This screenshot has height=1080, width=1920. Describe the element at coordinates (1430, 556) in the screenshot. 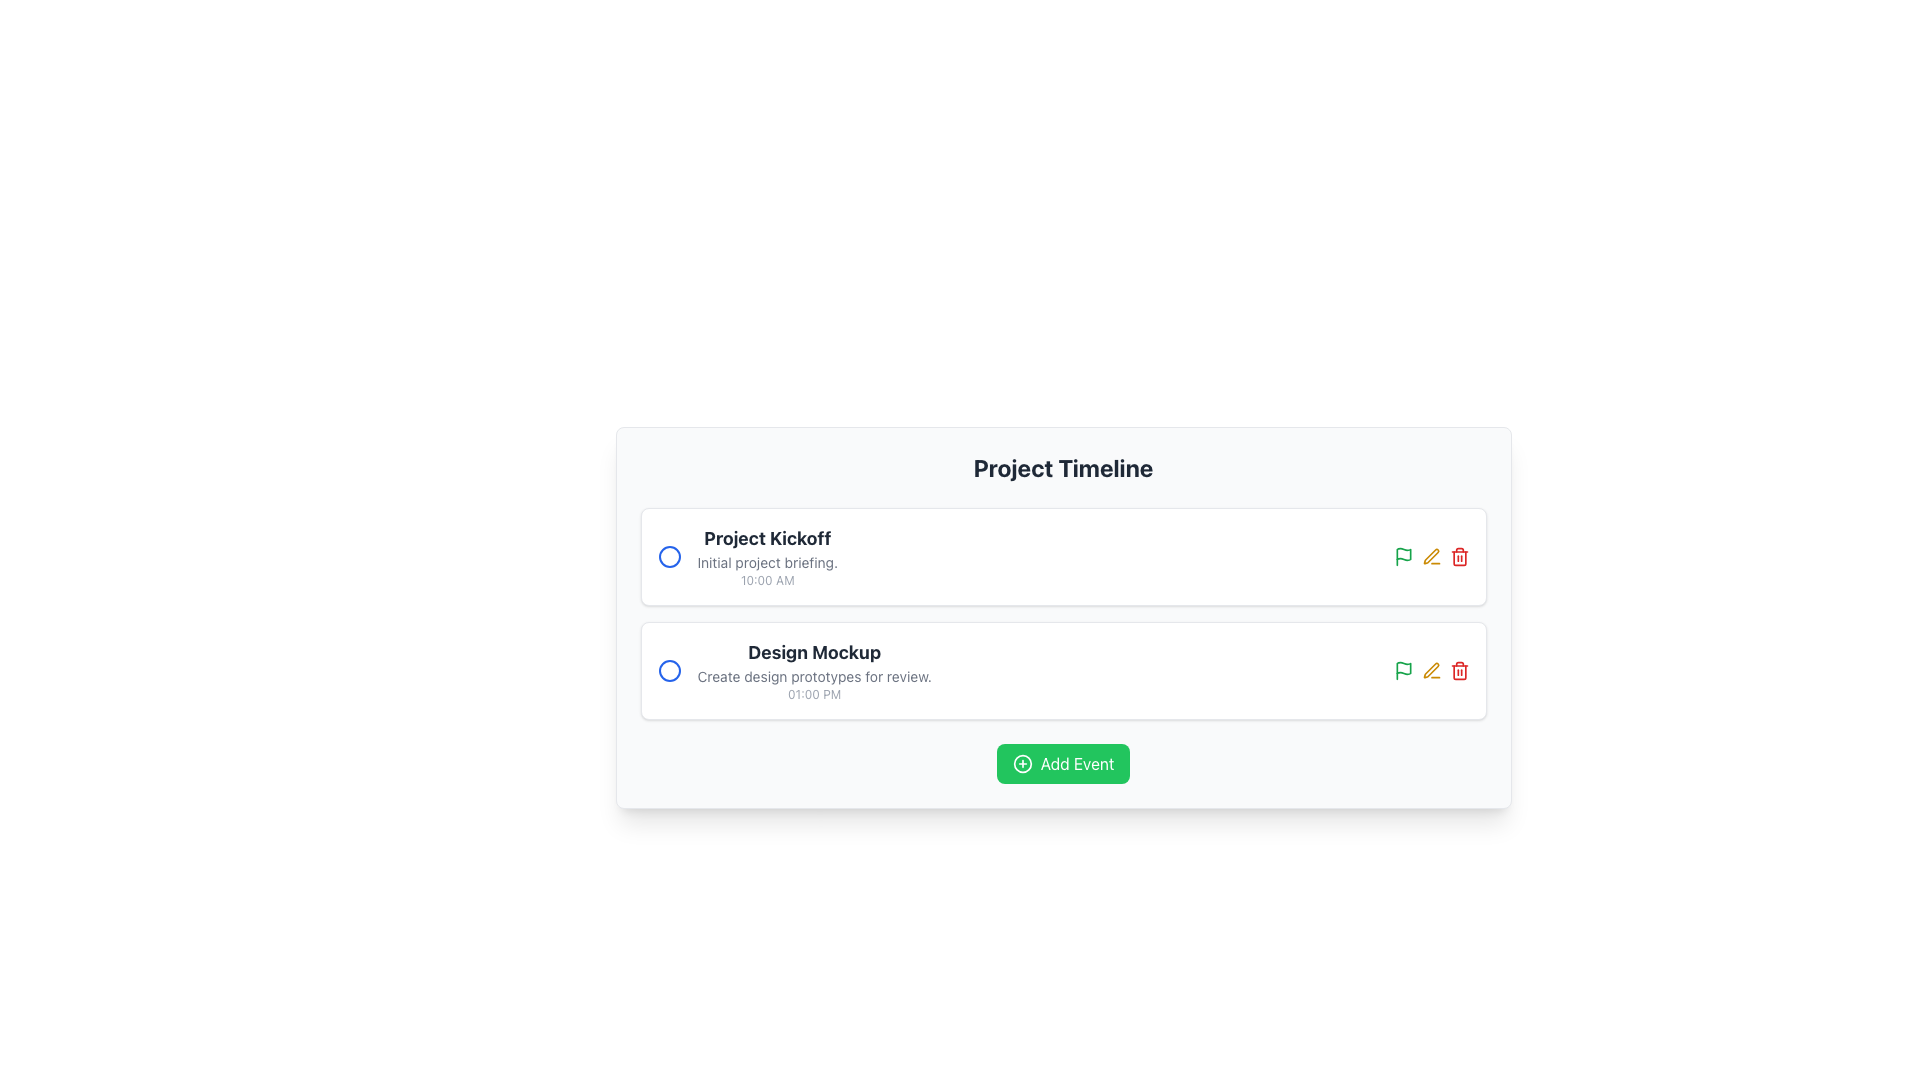

I see `the edit pencil/pen icon associated with the second task in the list` at that location.